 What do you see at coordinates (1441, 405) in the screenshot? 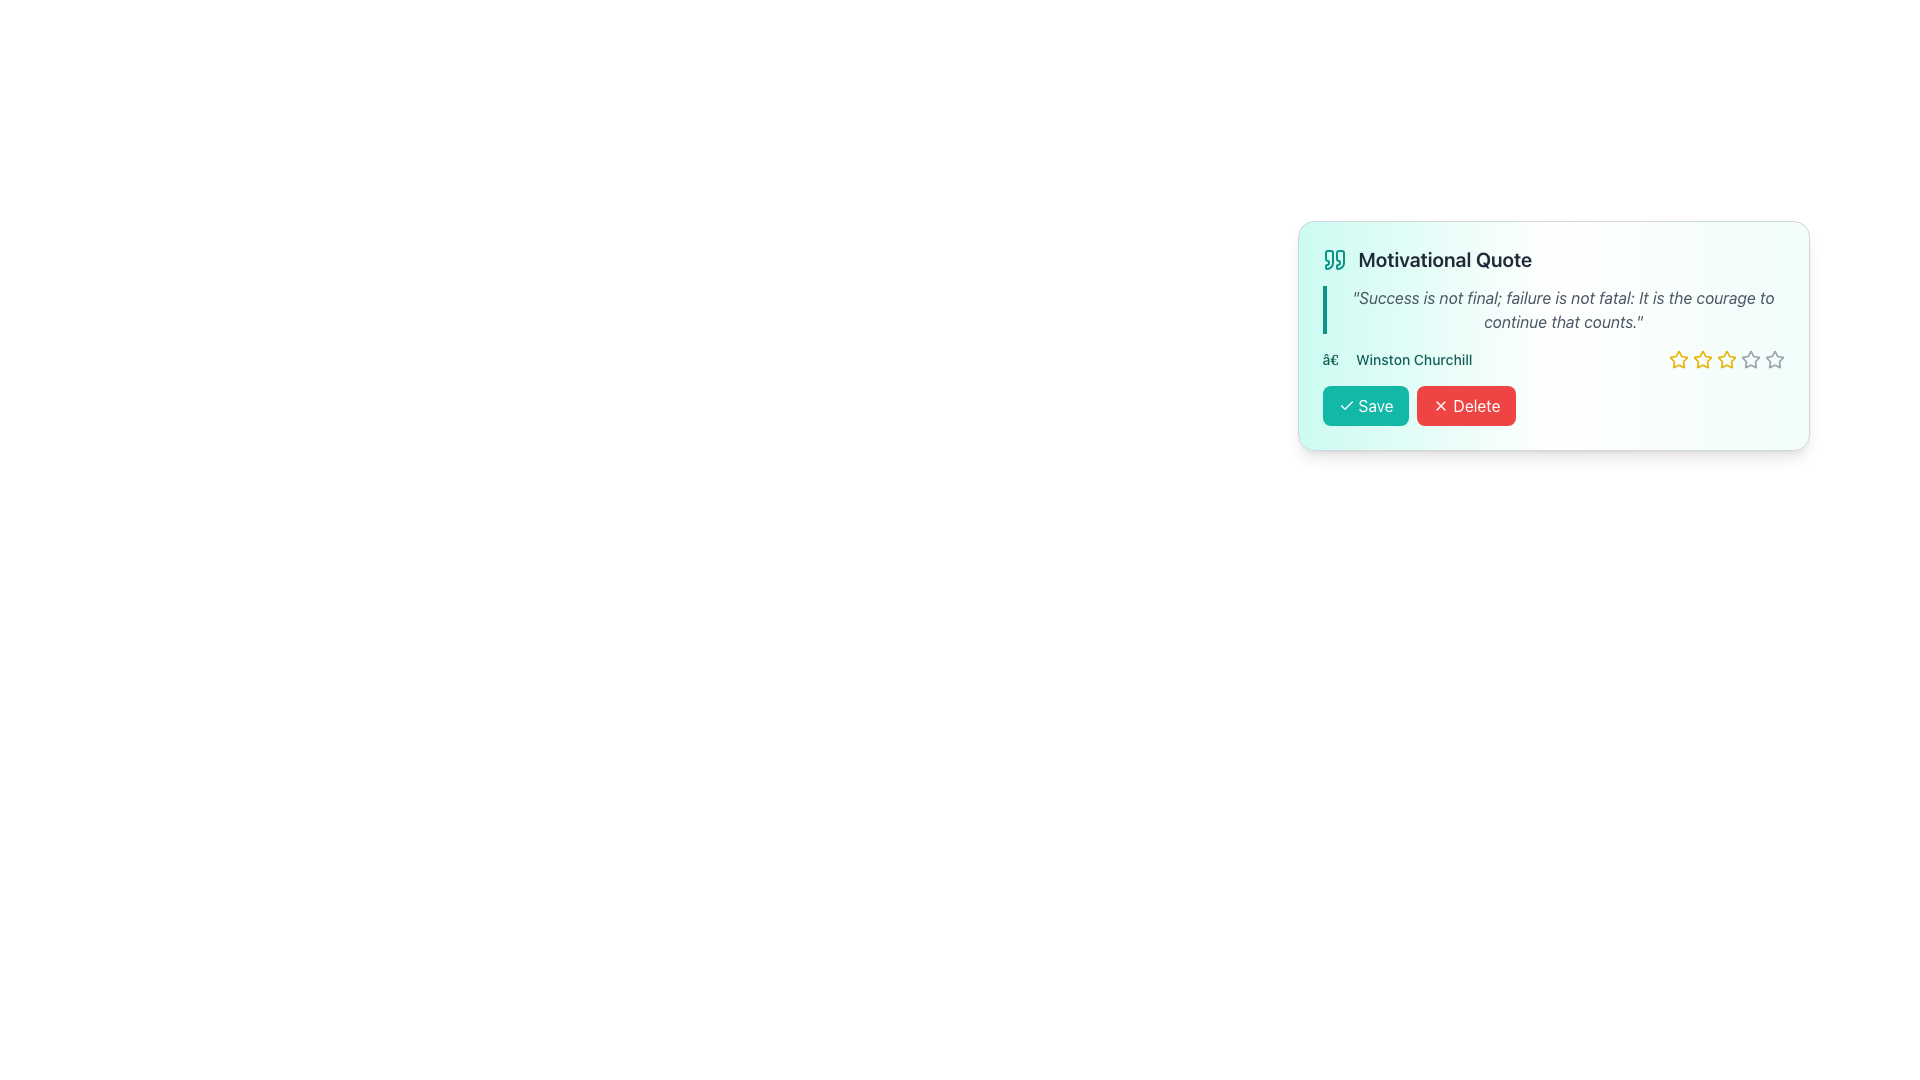
I see `the 'X' icon on the left side of the 'Delete' button, which is red-colored and indicates a close or delete action` at bounding box center [1441, 405].